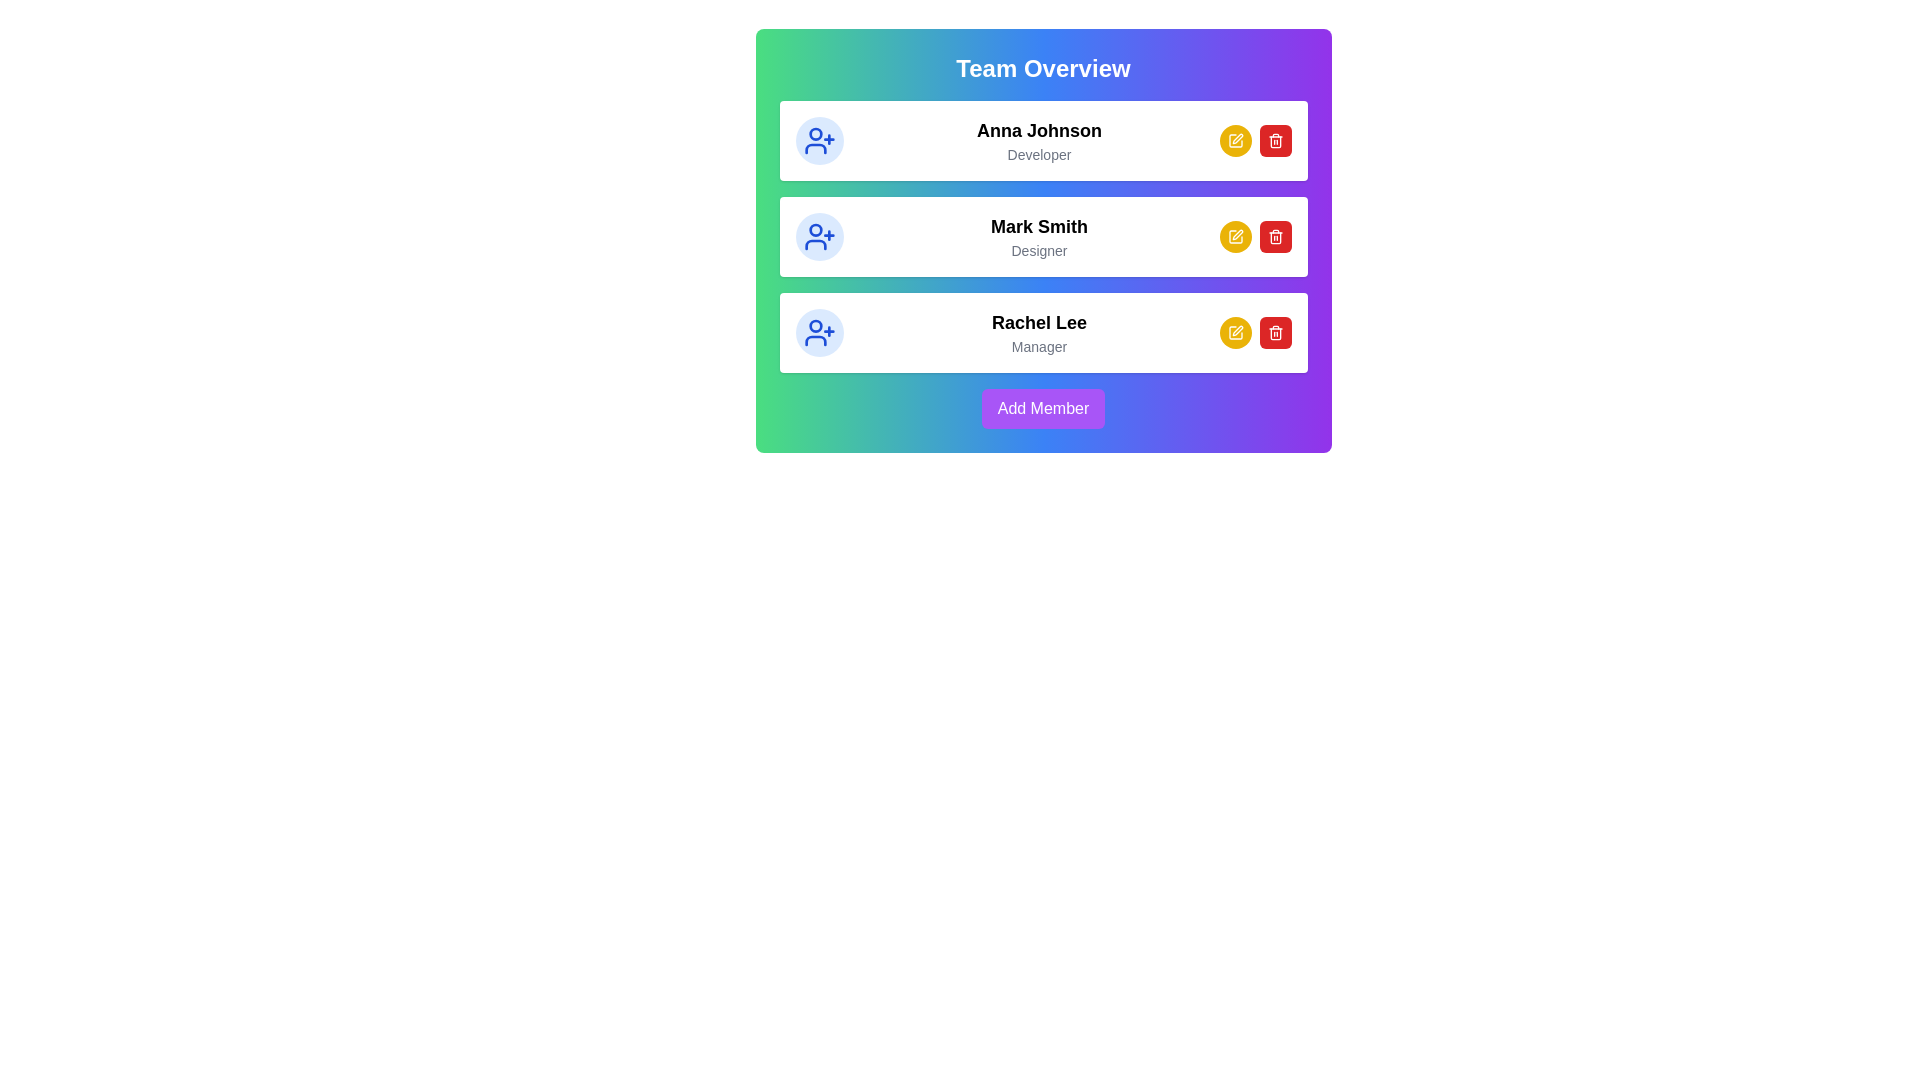  I want to click on the text label indicating the role 'Manager' associated with team member 'Rachel Lee', located in the third row of the team overview list, so click(1039, 346).